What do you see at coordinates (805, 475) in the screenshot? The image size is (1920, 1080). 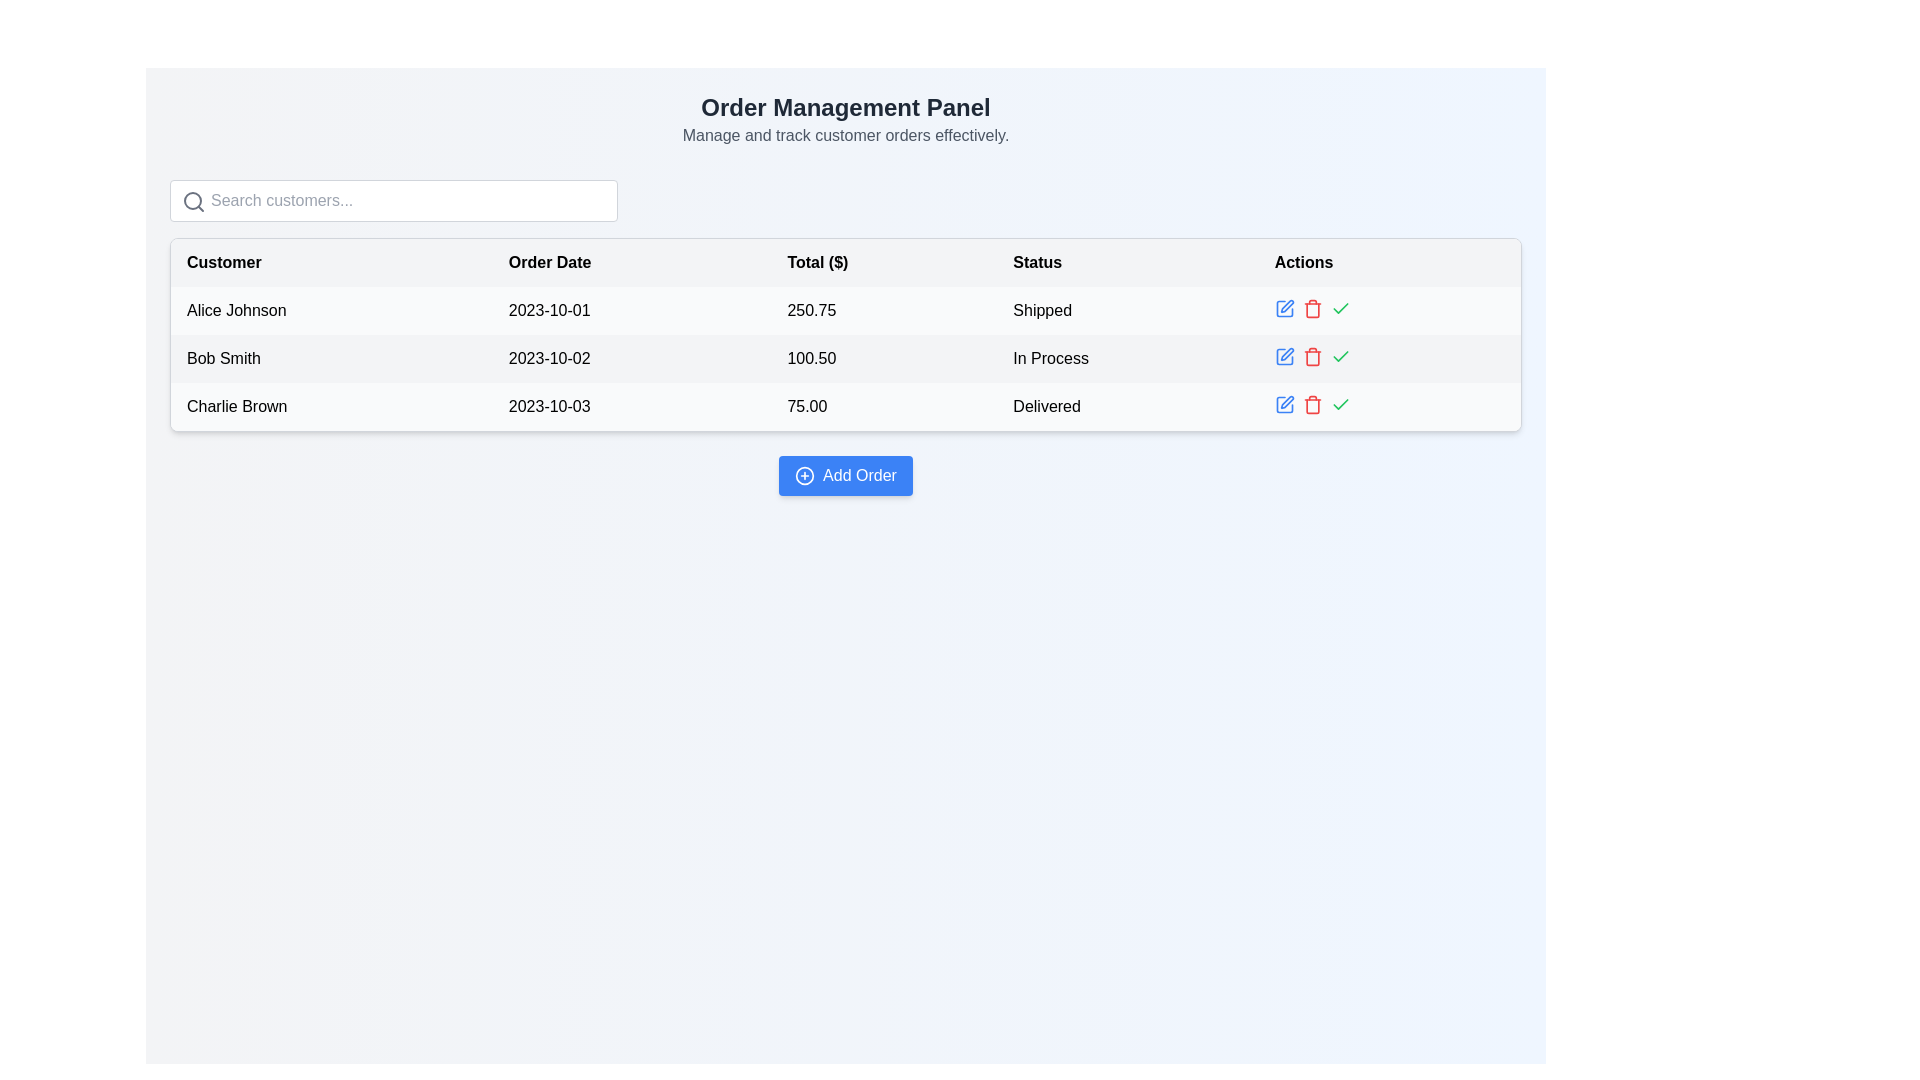 I see `the circular graphical icon within the 'Add Order' button, which is centrally positioned below the customer orders table` at bounding box center [805, 475].